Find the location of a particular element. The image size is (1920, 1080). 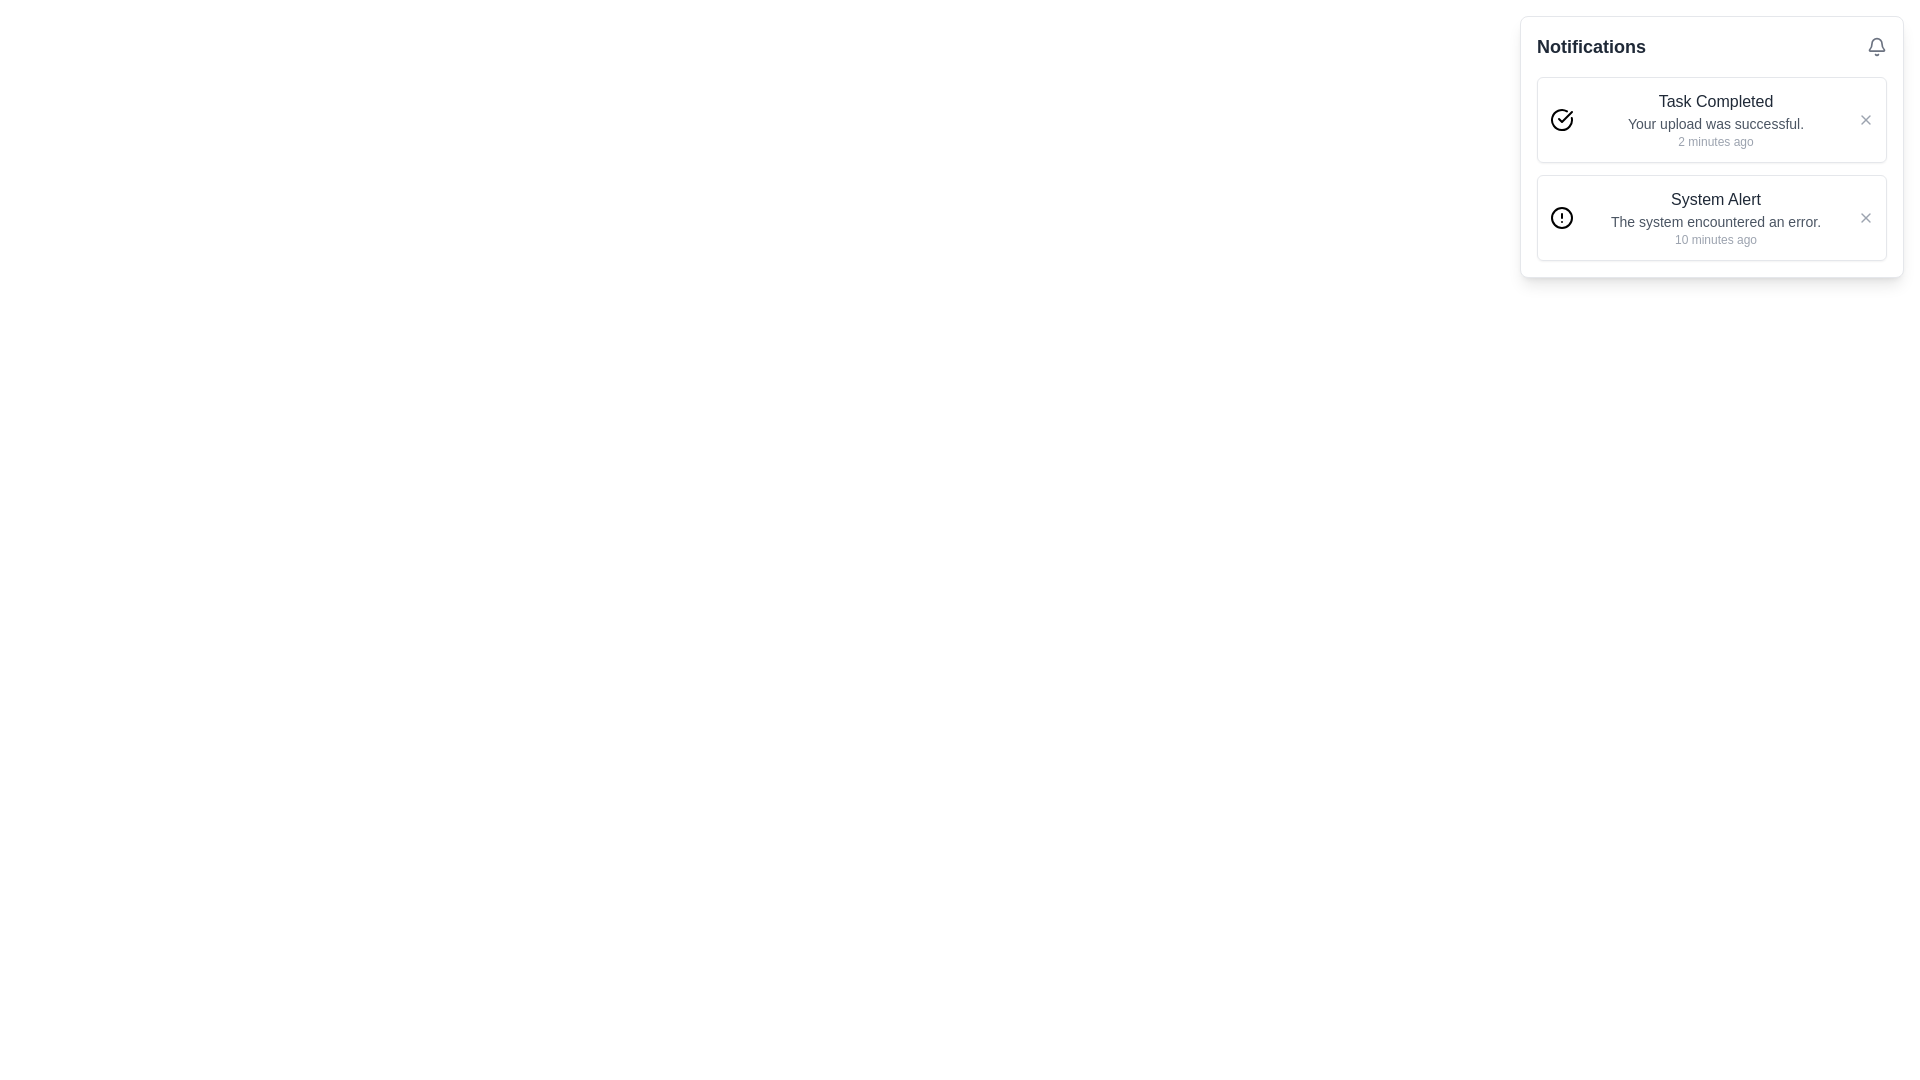

the text label displaying 'Your upload was successful.' which is styled in gray and positioned below 'Task Completed' is located at coordinates (1715, 123).